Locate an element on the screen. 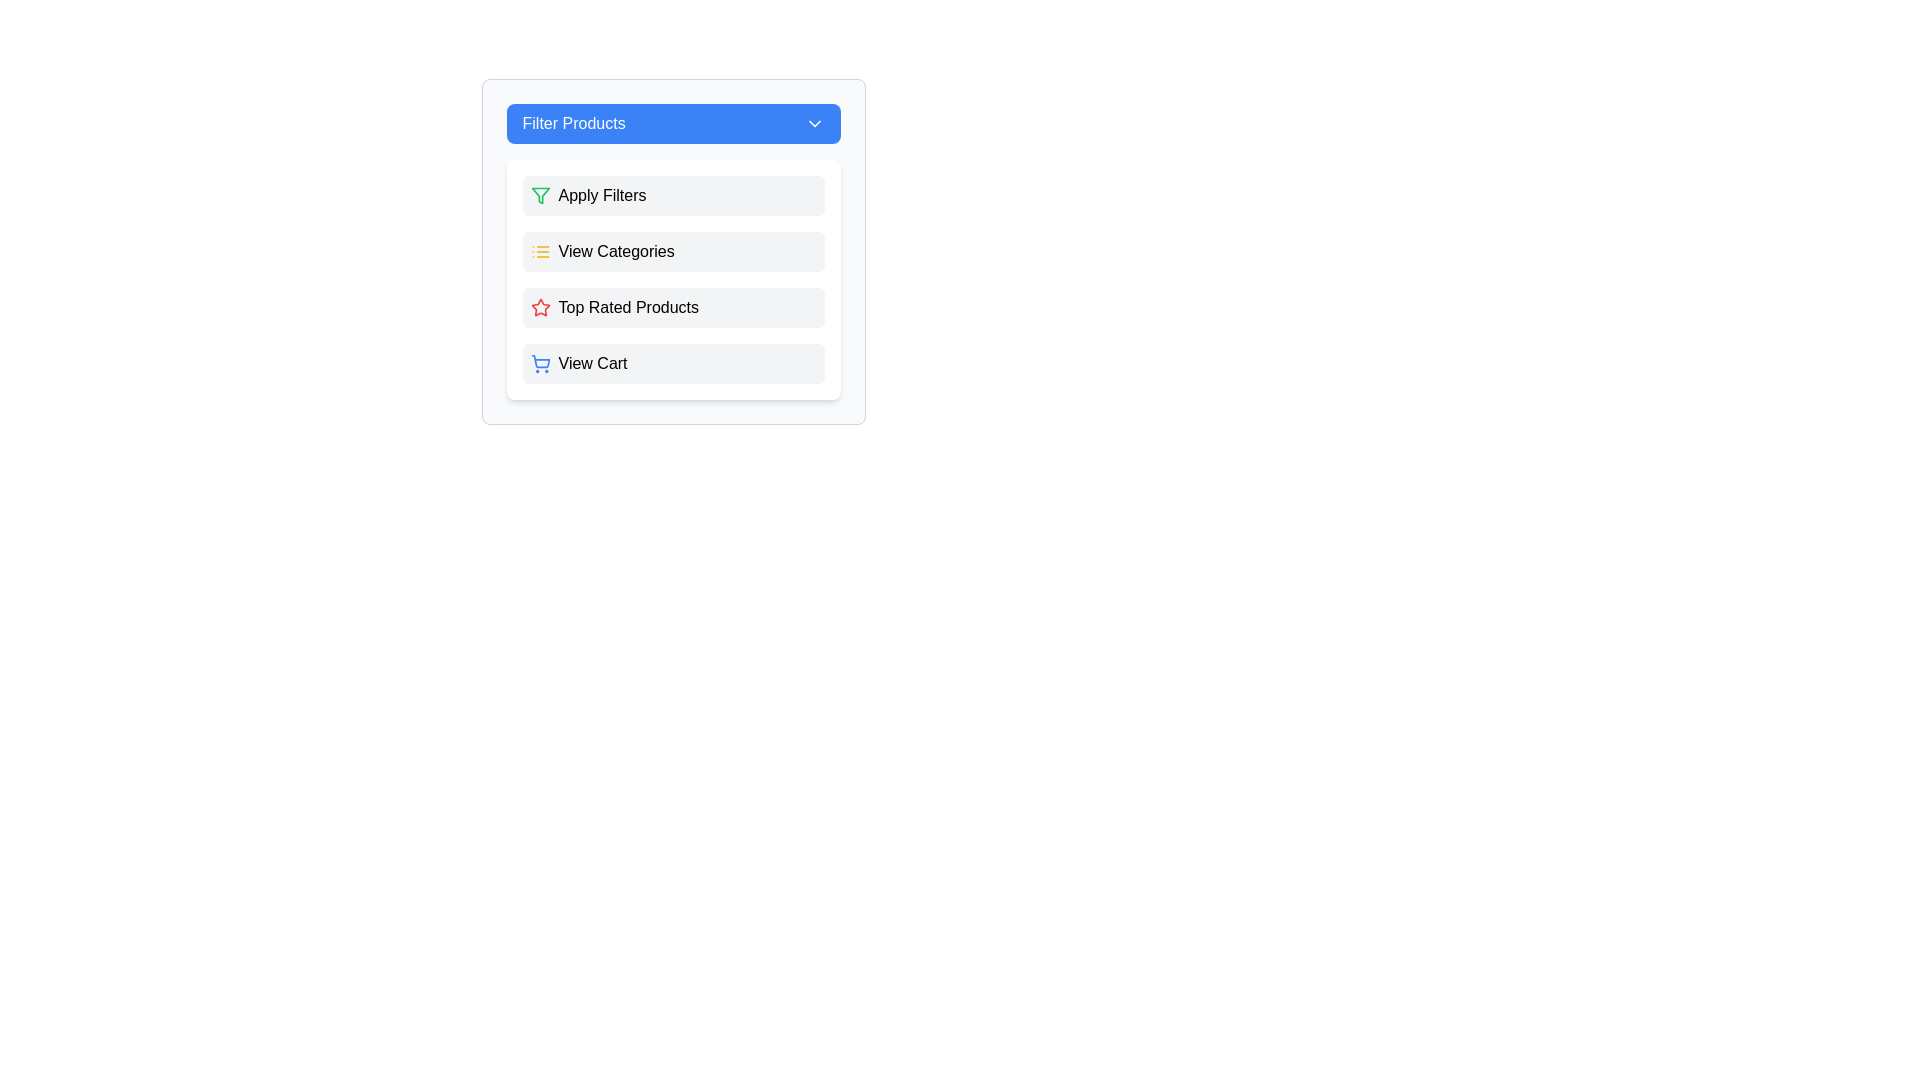 The height and width of the screenshot is (1080, 1920). the filter icon located within the 'Filter Products' dropdown menu, which is visually associated with the 'Apply Filters' label is located at coordinates (540, 196).